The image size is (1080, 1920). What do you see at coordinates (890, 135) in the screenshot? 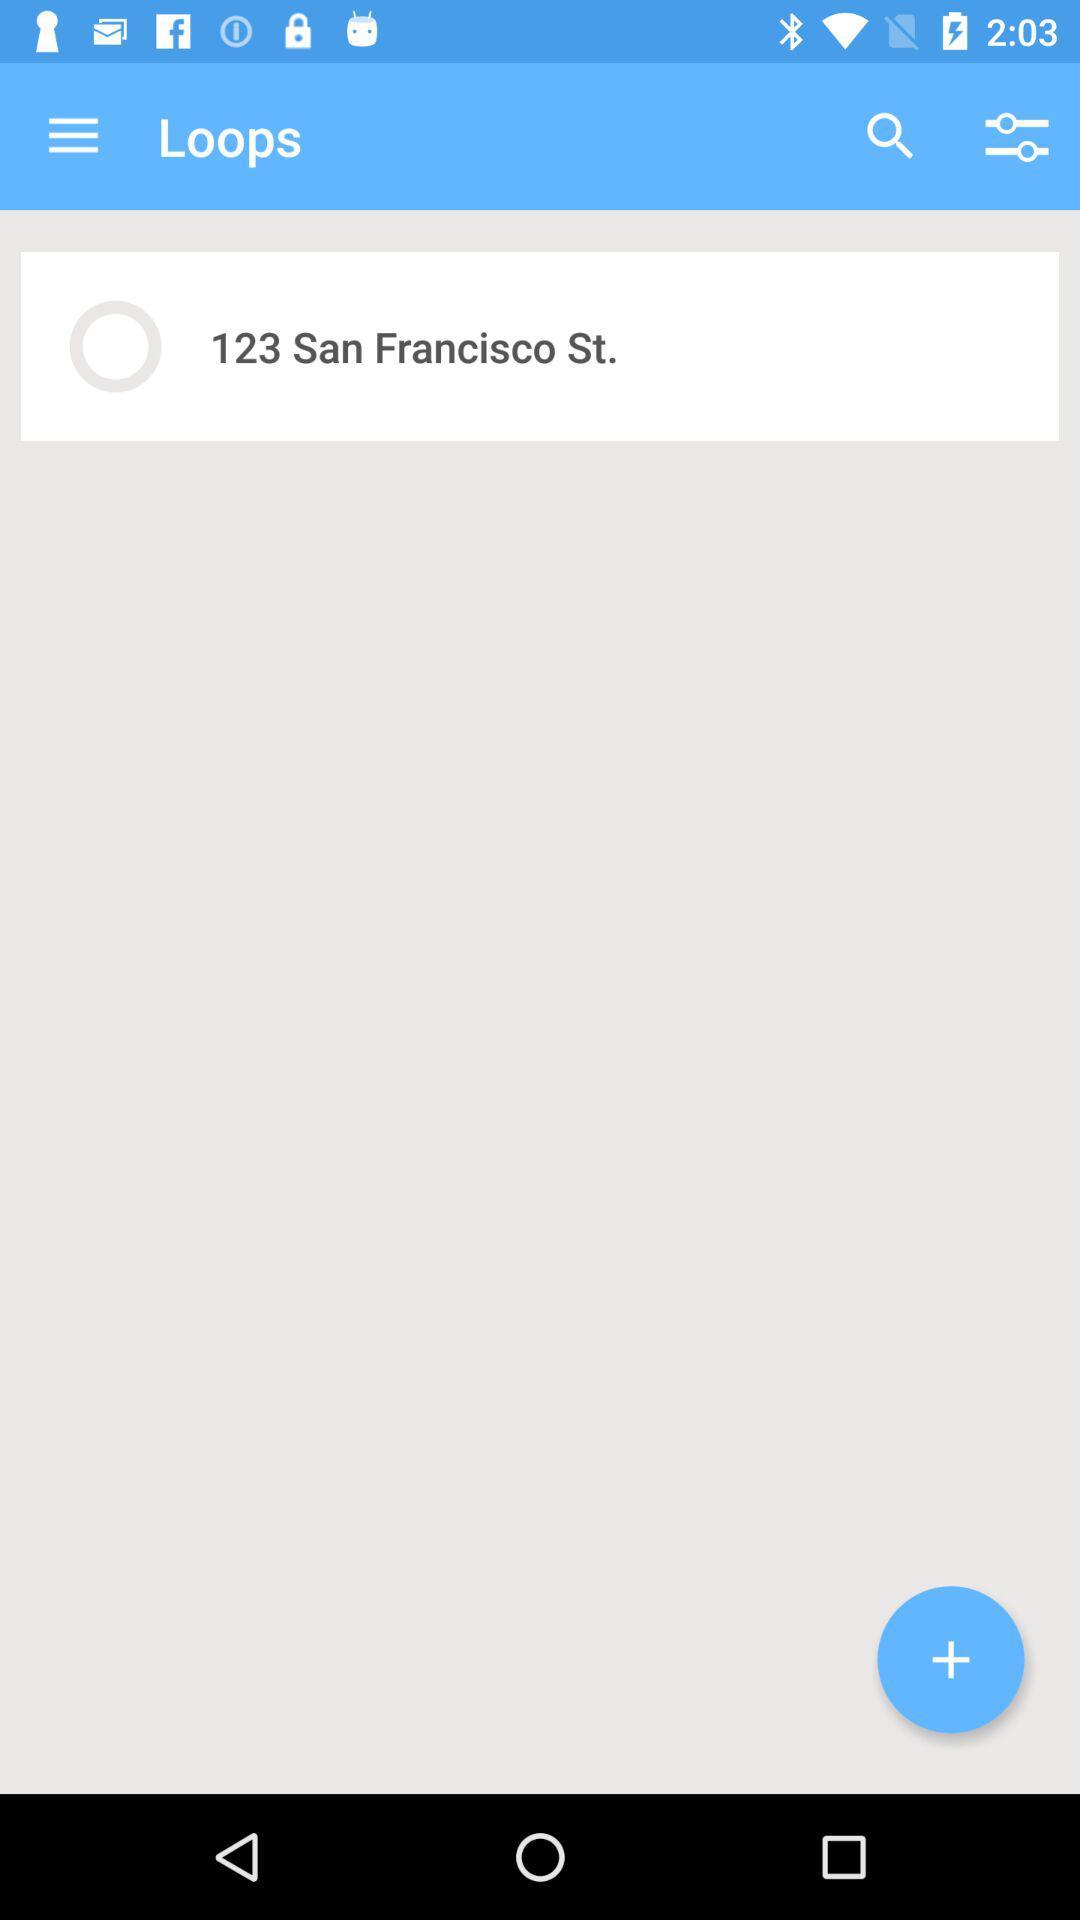
I see `icon next to loops` at bounding box center [890, 135].